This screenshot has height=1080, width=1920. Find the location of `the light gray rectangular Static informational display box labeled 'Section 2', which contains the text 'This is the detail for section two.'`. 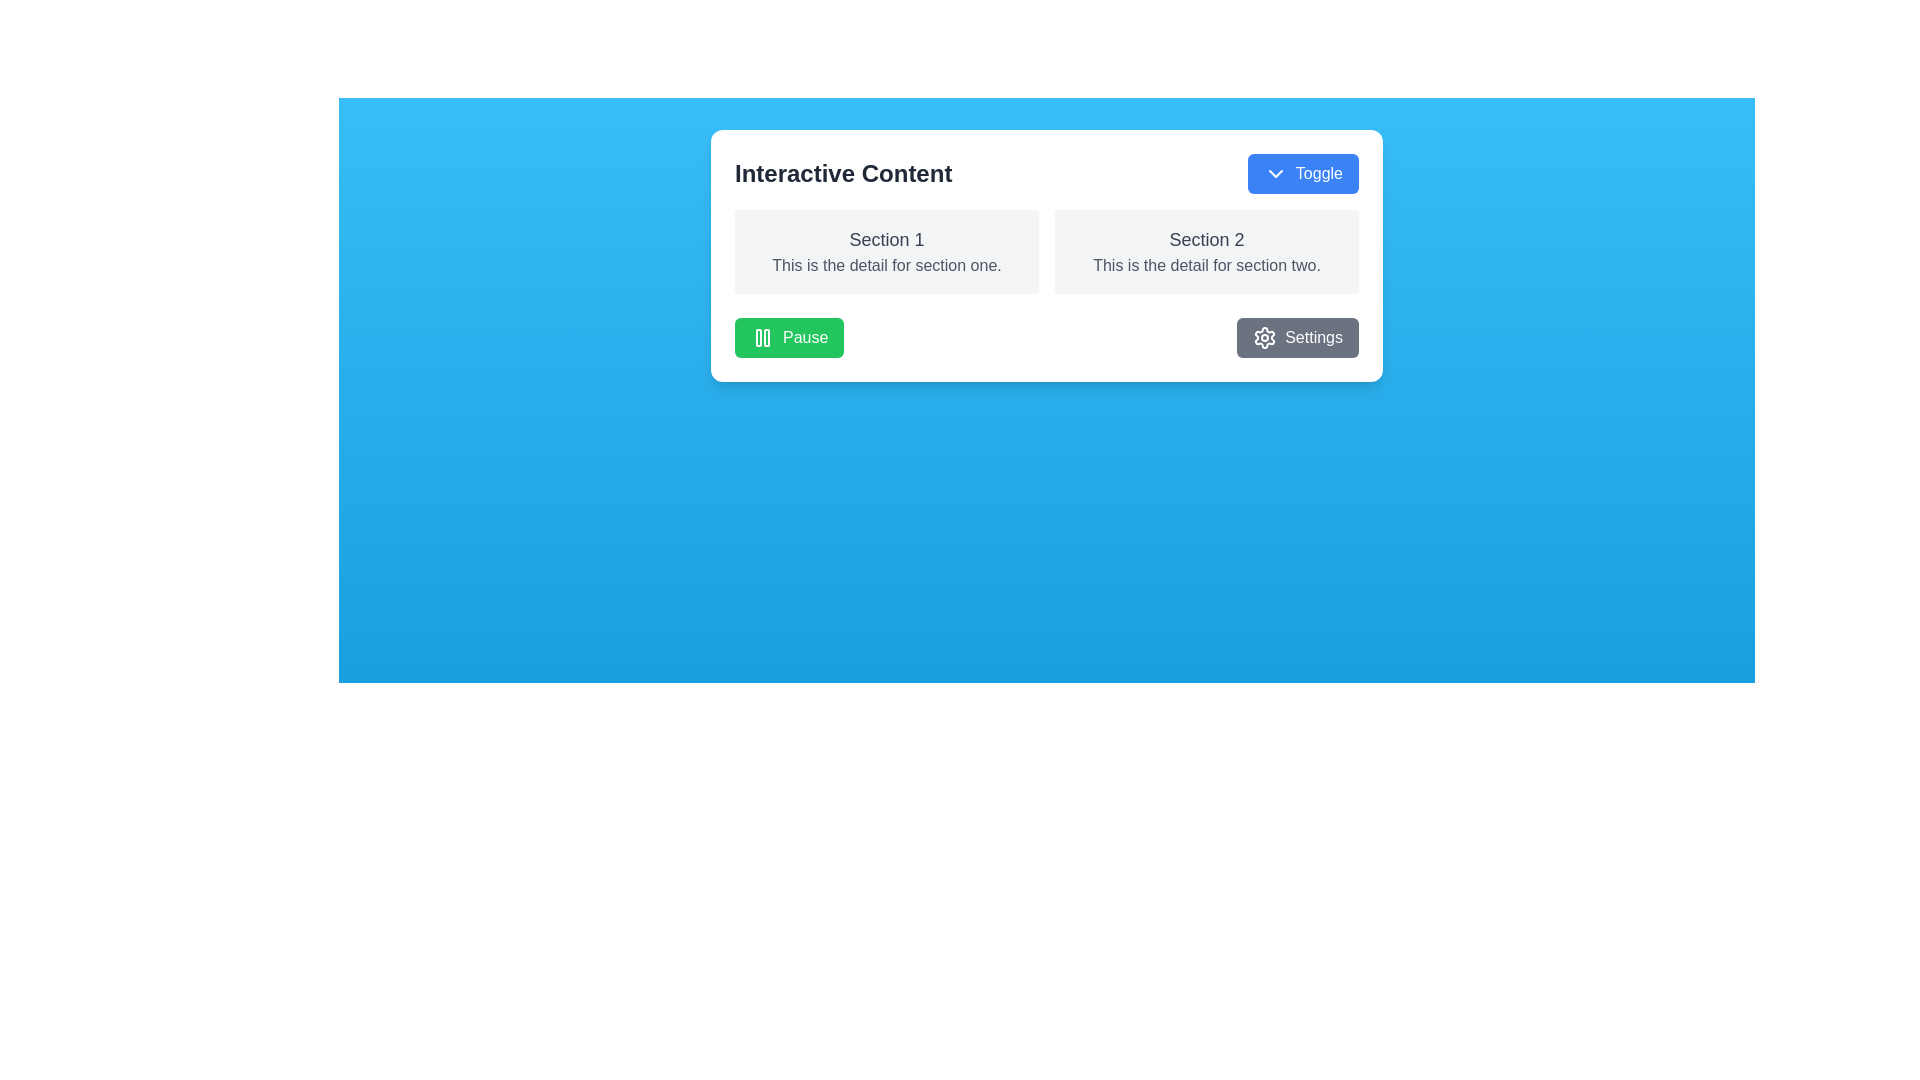

the light gray rectangular Static informational display box labeled 'Section 2', which contains the text 'This is the detail for section two.' is located at coordinates (1205, 250).